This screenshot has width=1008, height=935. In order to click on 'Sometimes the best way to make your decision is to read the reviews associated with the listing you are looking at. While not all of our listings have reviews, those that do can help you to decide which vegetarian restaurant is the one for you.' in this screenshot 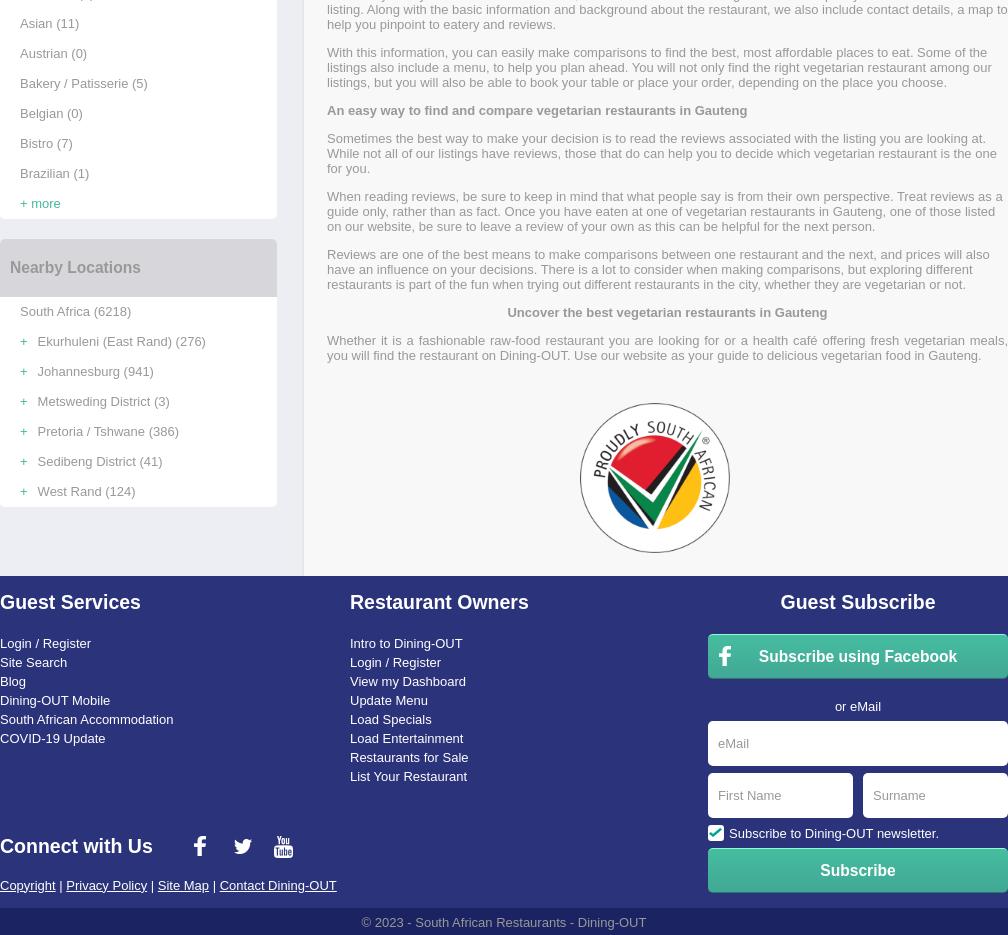, I will do `click(661, 152)`.